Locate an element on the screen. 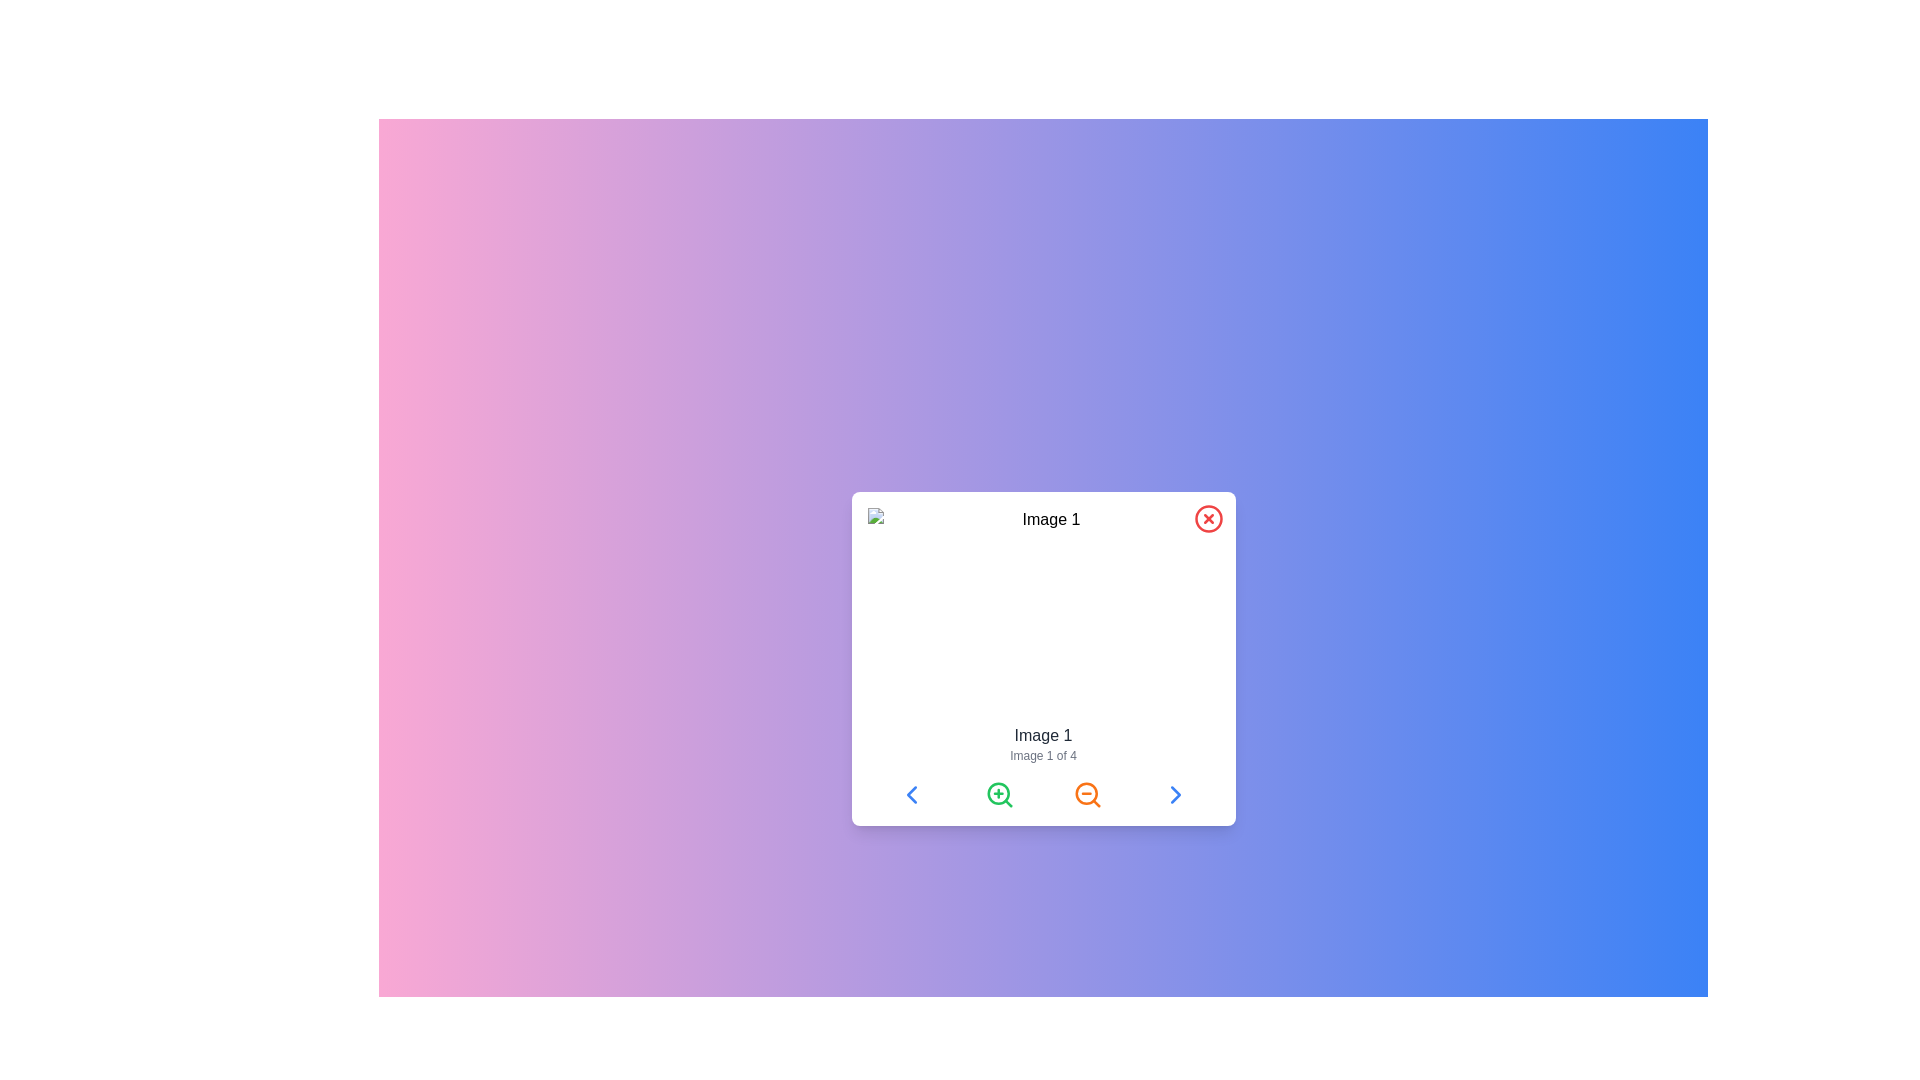 The image size is (1920, 1080). the thin-ringed circle graphic that represents the lens outline of the 'zoom-out' icon on the modal window interface is located at coordinates (1085, 792).